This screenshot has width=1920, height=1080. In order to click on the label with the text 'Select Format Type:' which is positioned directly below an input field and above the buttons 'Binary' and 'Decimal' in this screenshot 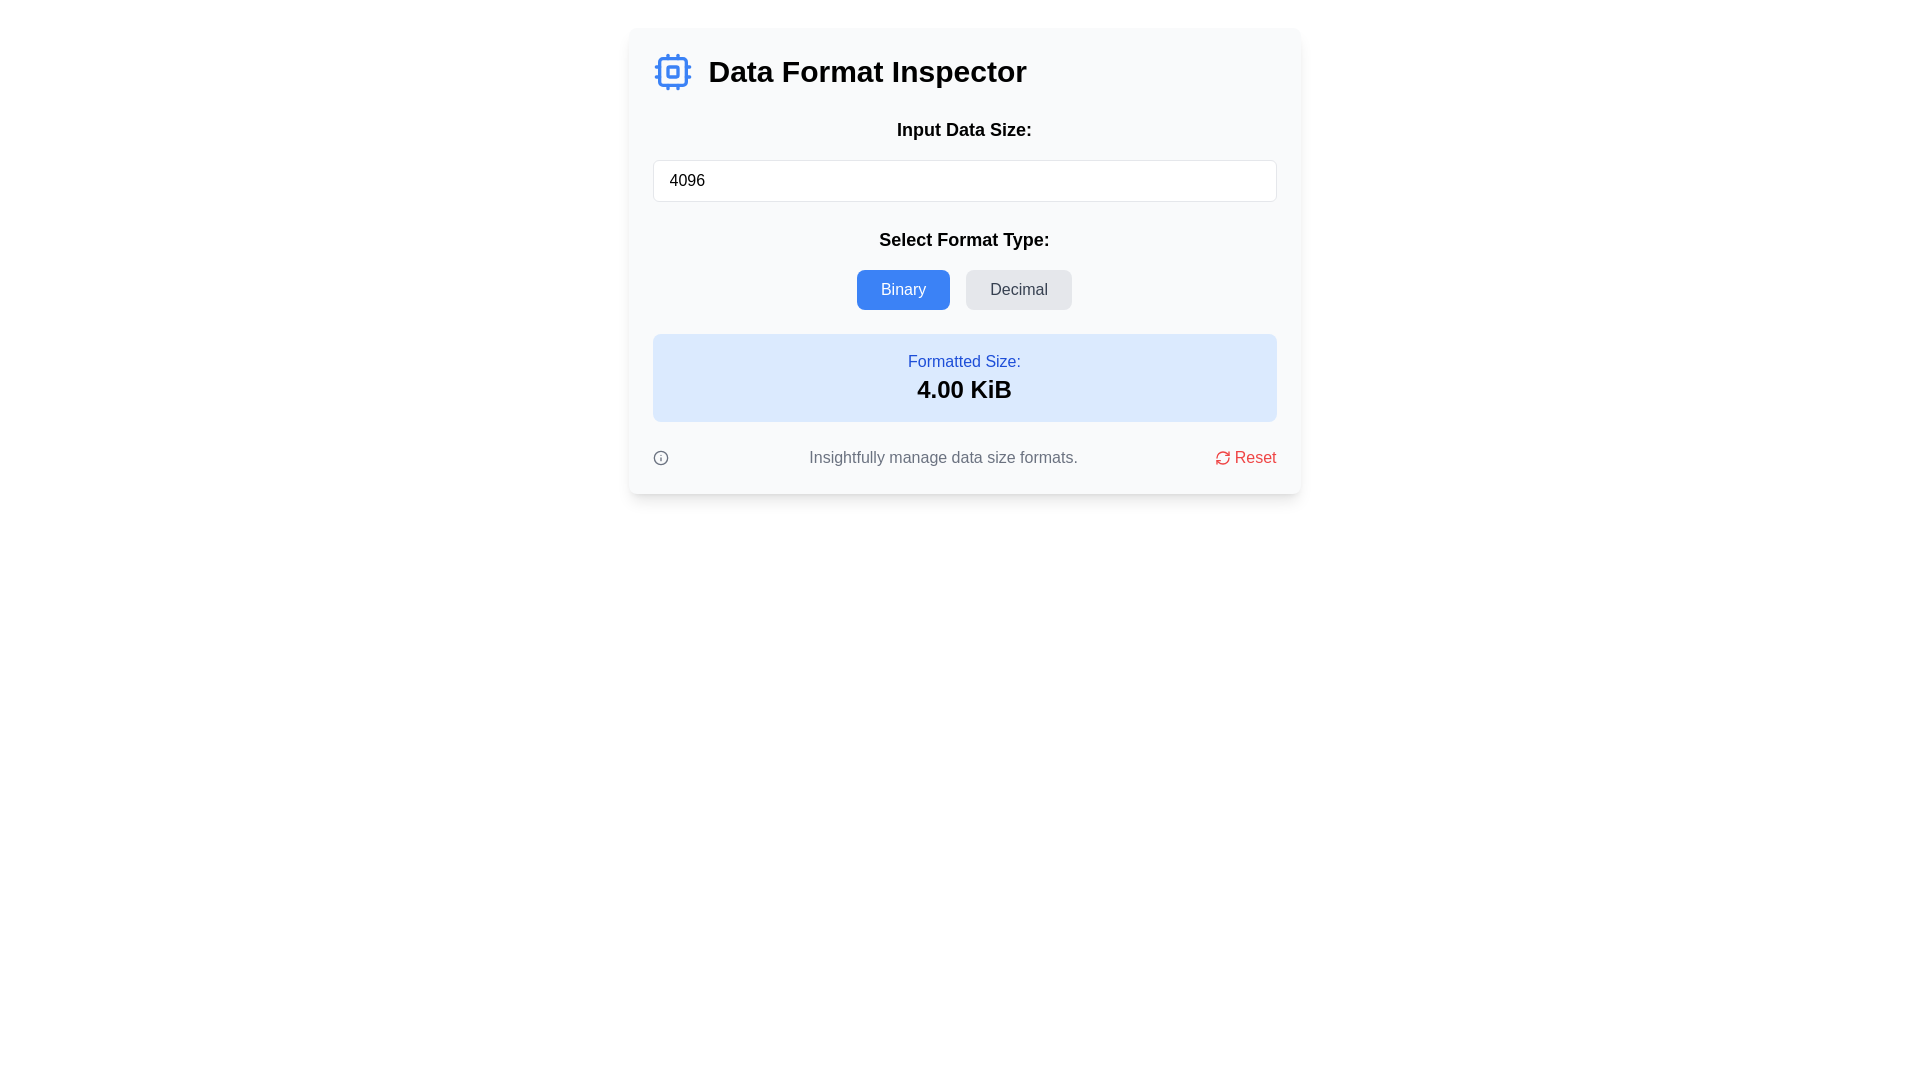, I will do `click(964, 238)`.